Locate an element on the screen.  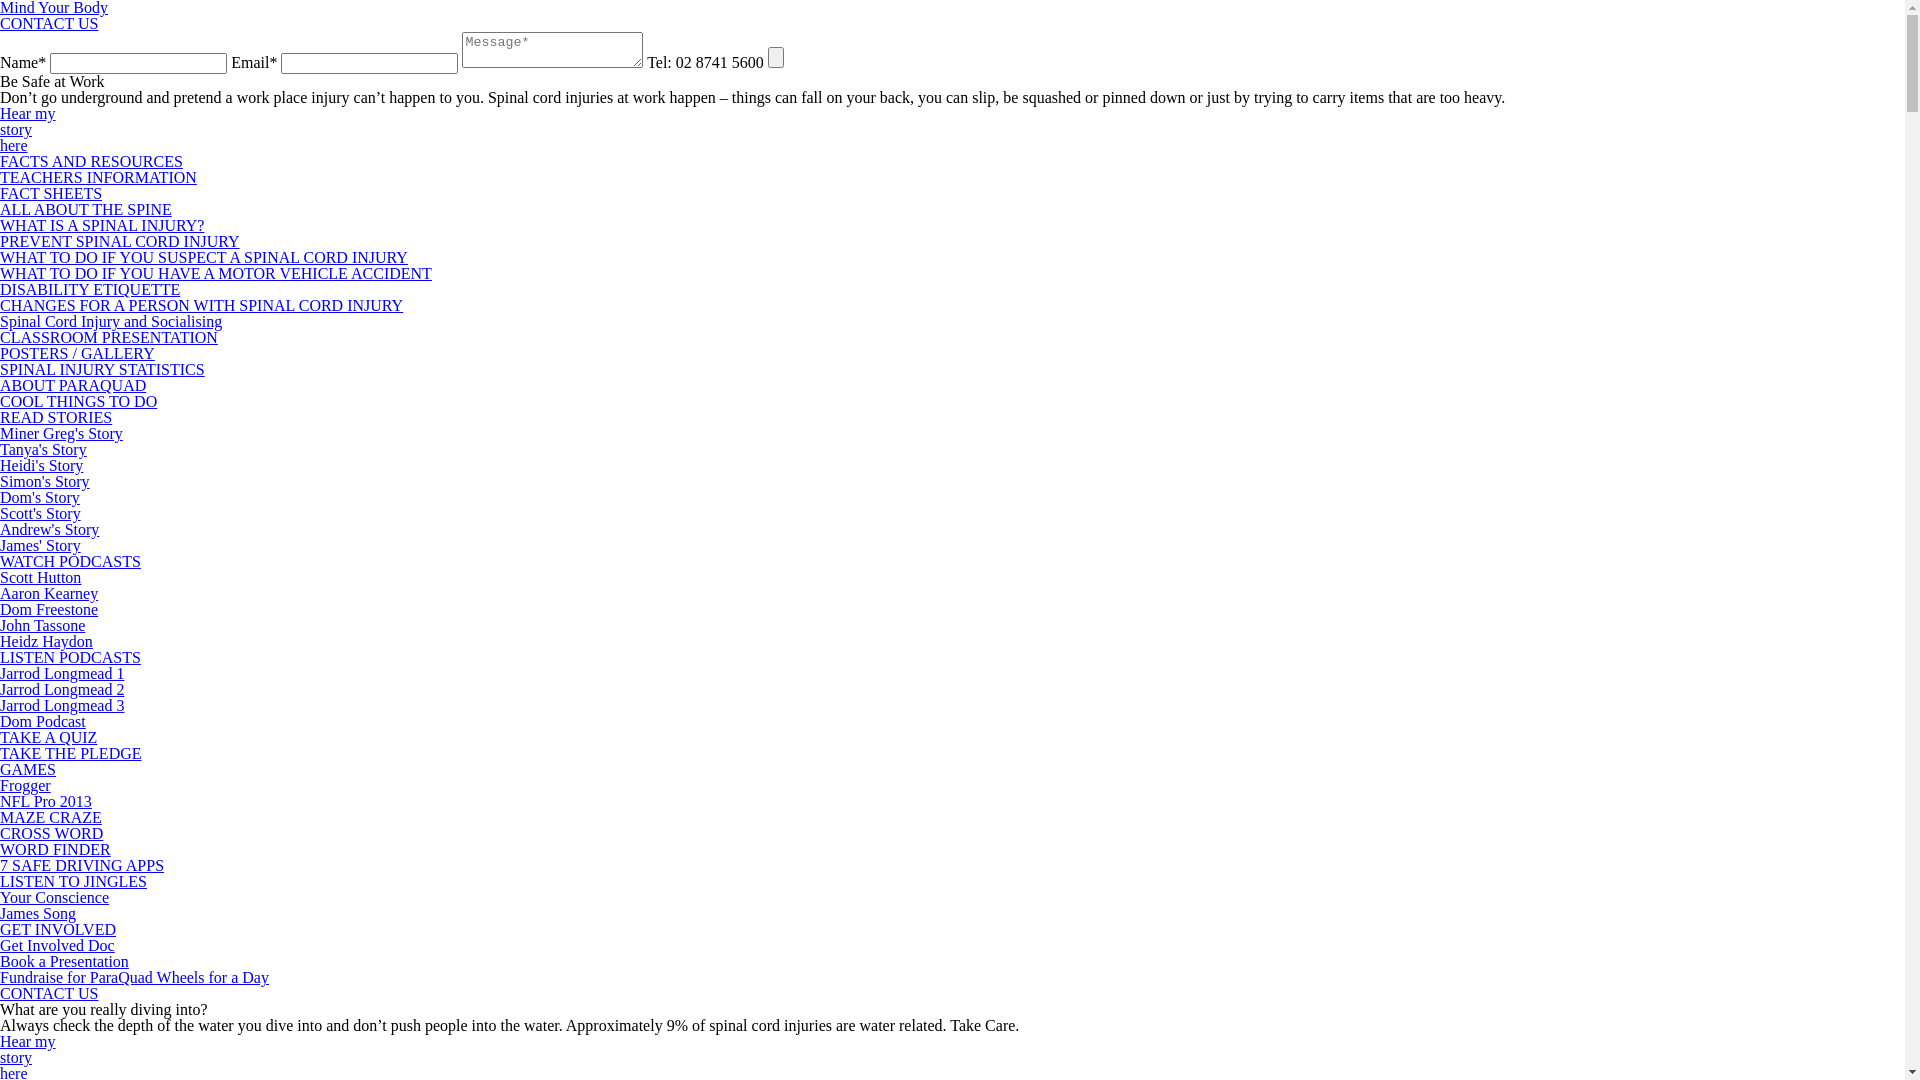
'ABOUT PARAQUAD' is located at coordinates (72, 385).